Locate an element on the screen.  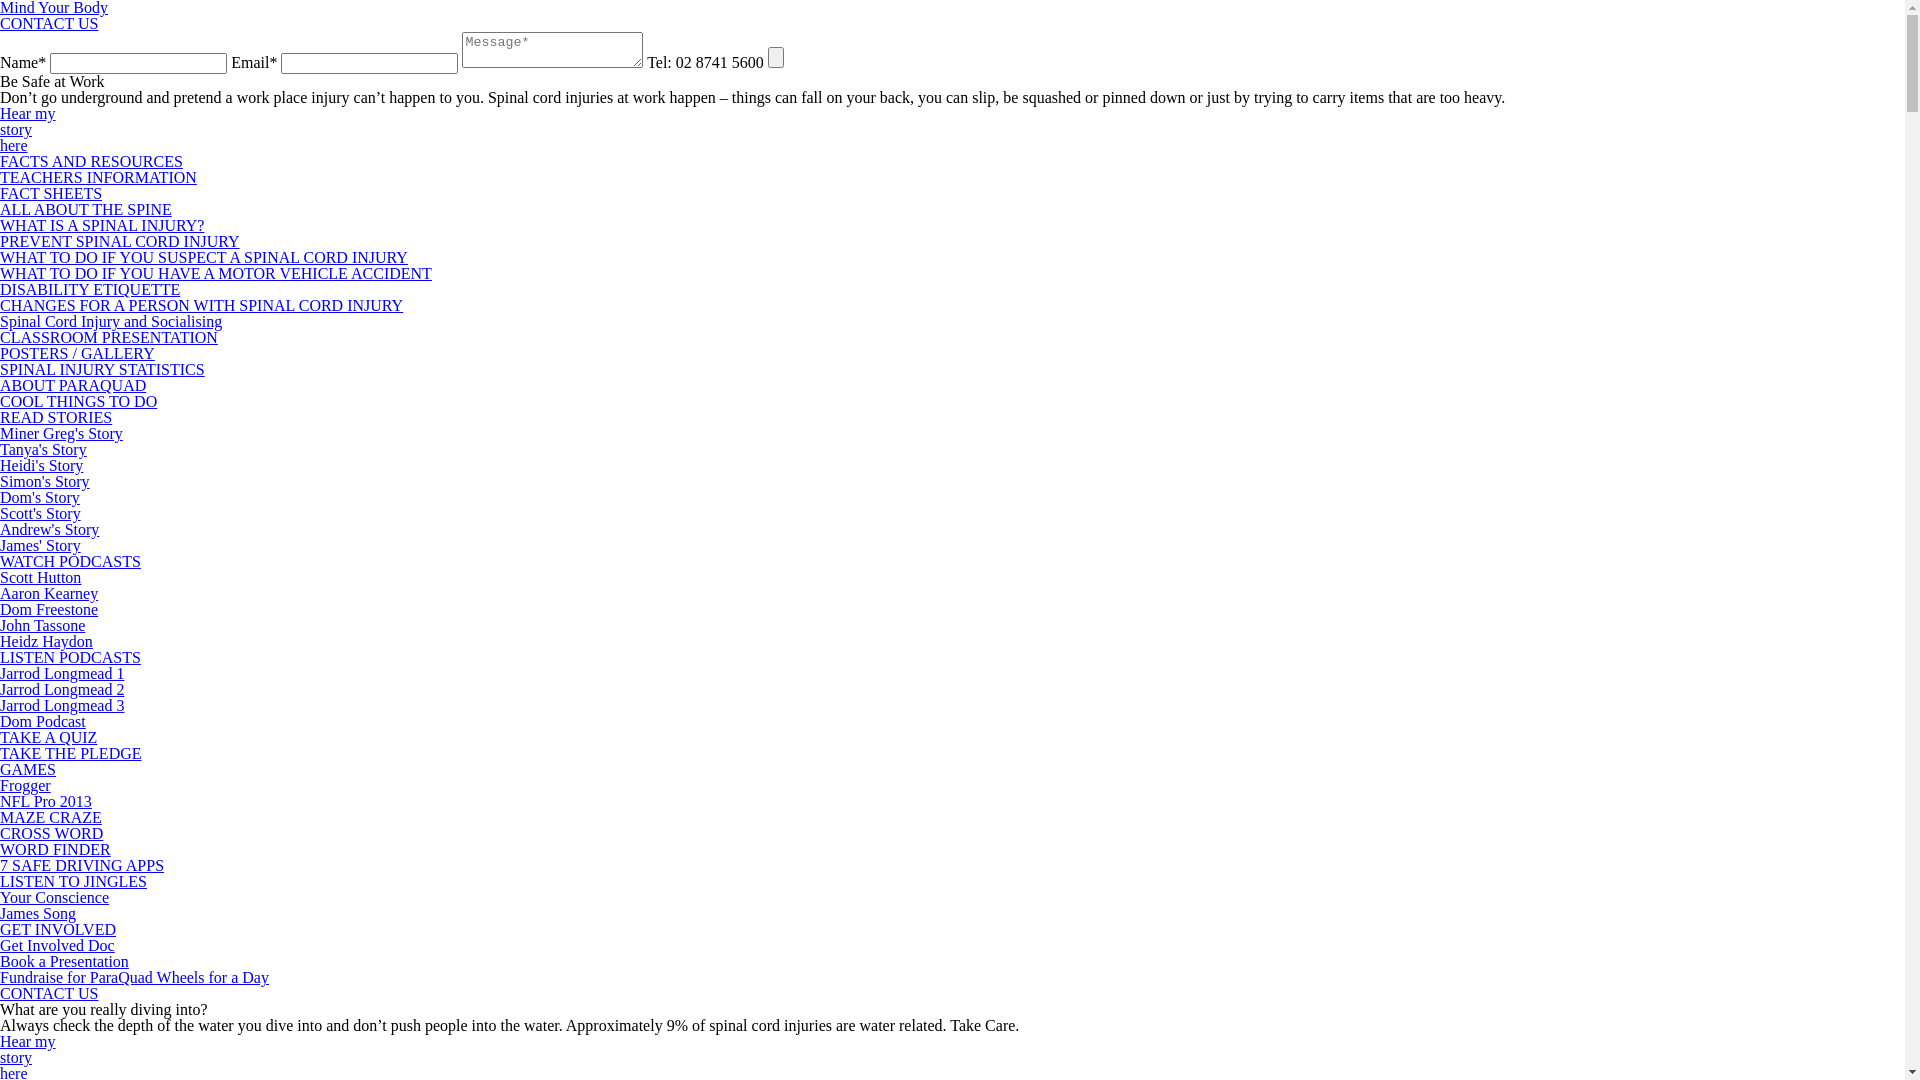
'ABOUT PARAQUAD' is located at coordinates (72, 385).